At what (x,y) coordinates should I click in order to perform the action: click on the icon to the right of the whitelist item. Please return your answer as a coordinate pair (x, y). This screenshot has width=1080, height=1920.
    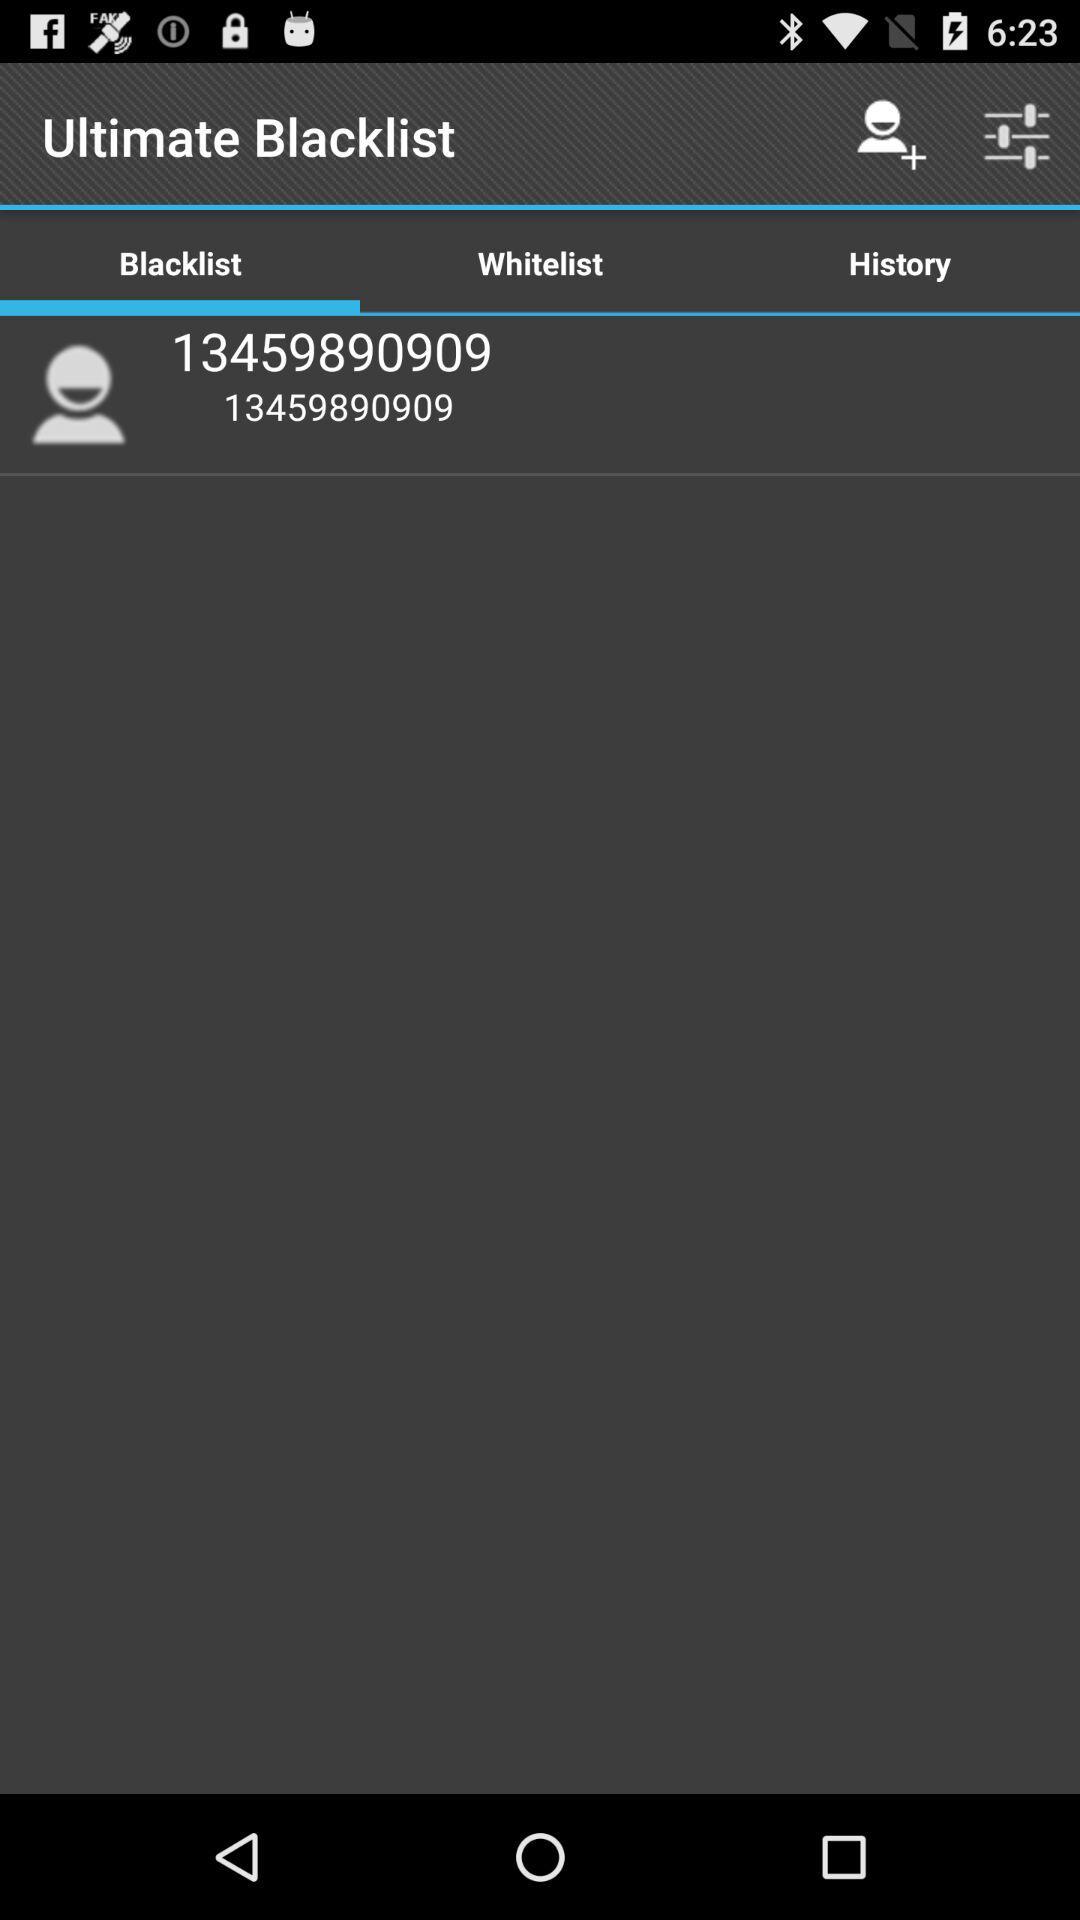
    Looking at the image, I should click on (898, 261).